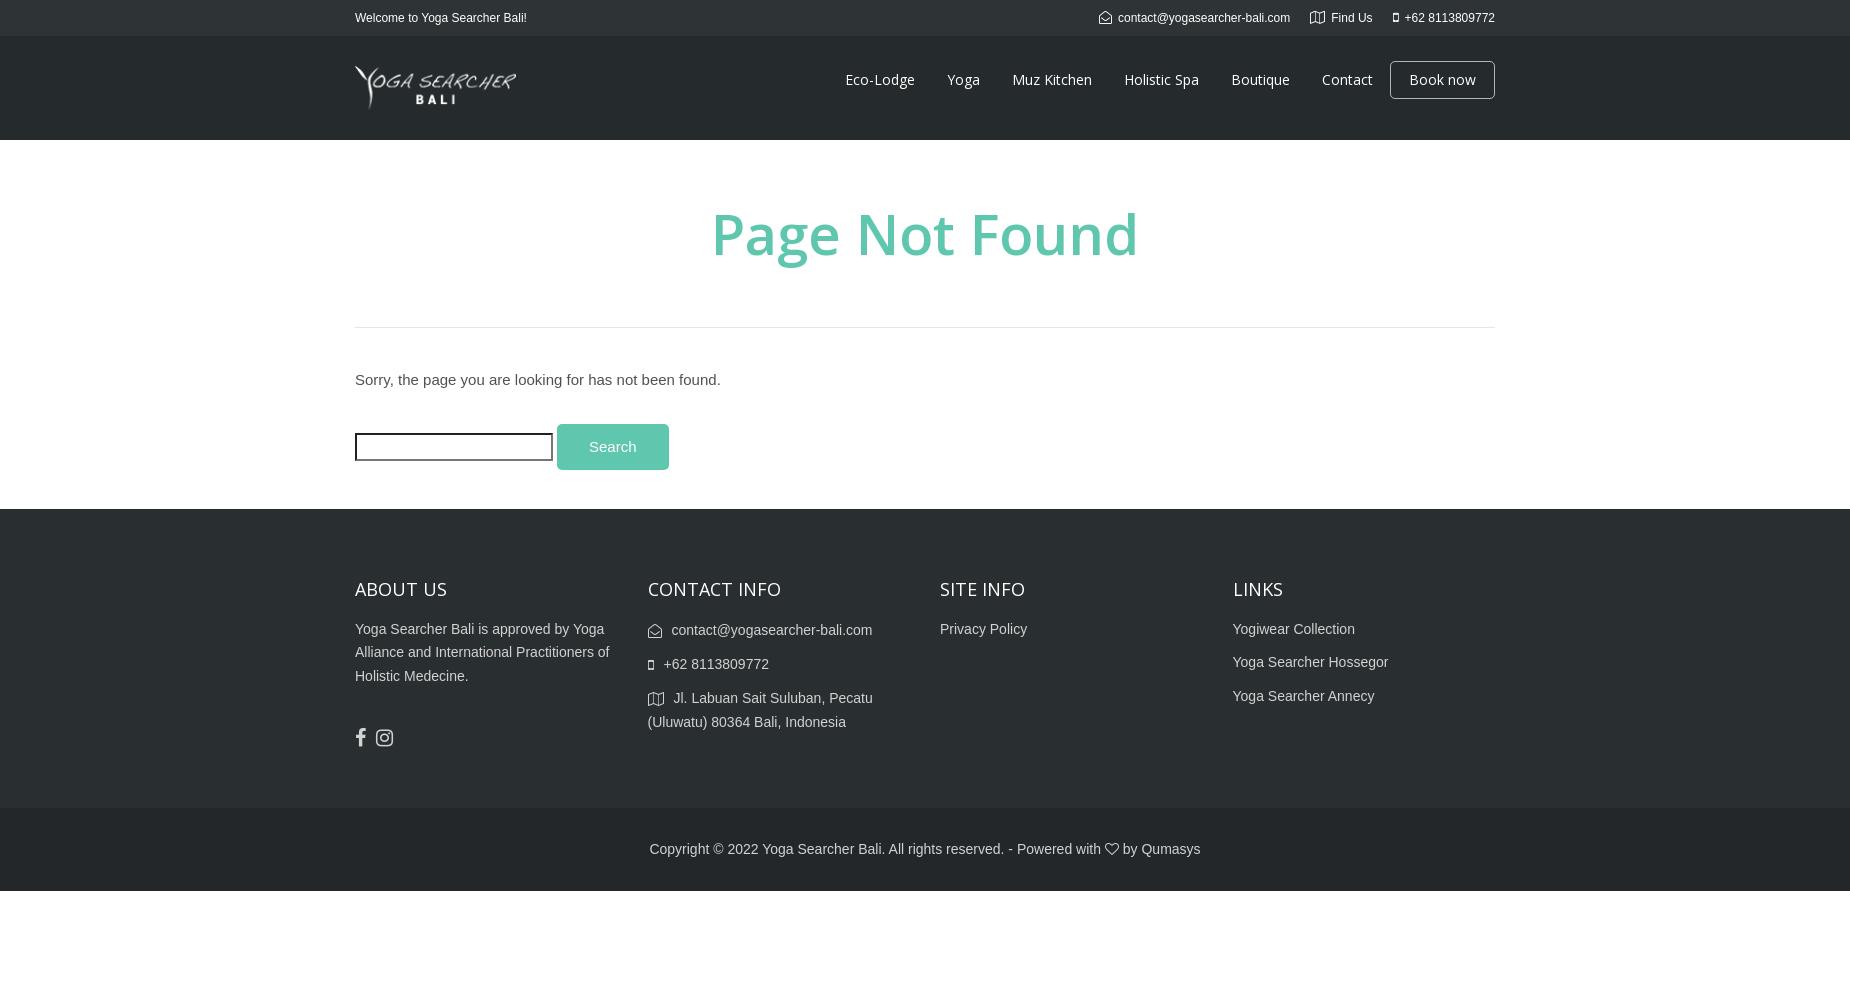 Image resolution: width=1850 pixels, height=1000 pixels. What do you see at coordinates (1140, 847) in the screenshot?
I see `'Qumasys'` at bounding box center [1140, 847].